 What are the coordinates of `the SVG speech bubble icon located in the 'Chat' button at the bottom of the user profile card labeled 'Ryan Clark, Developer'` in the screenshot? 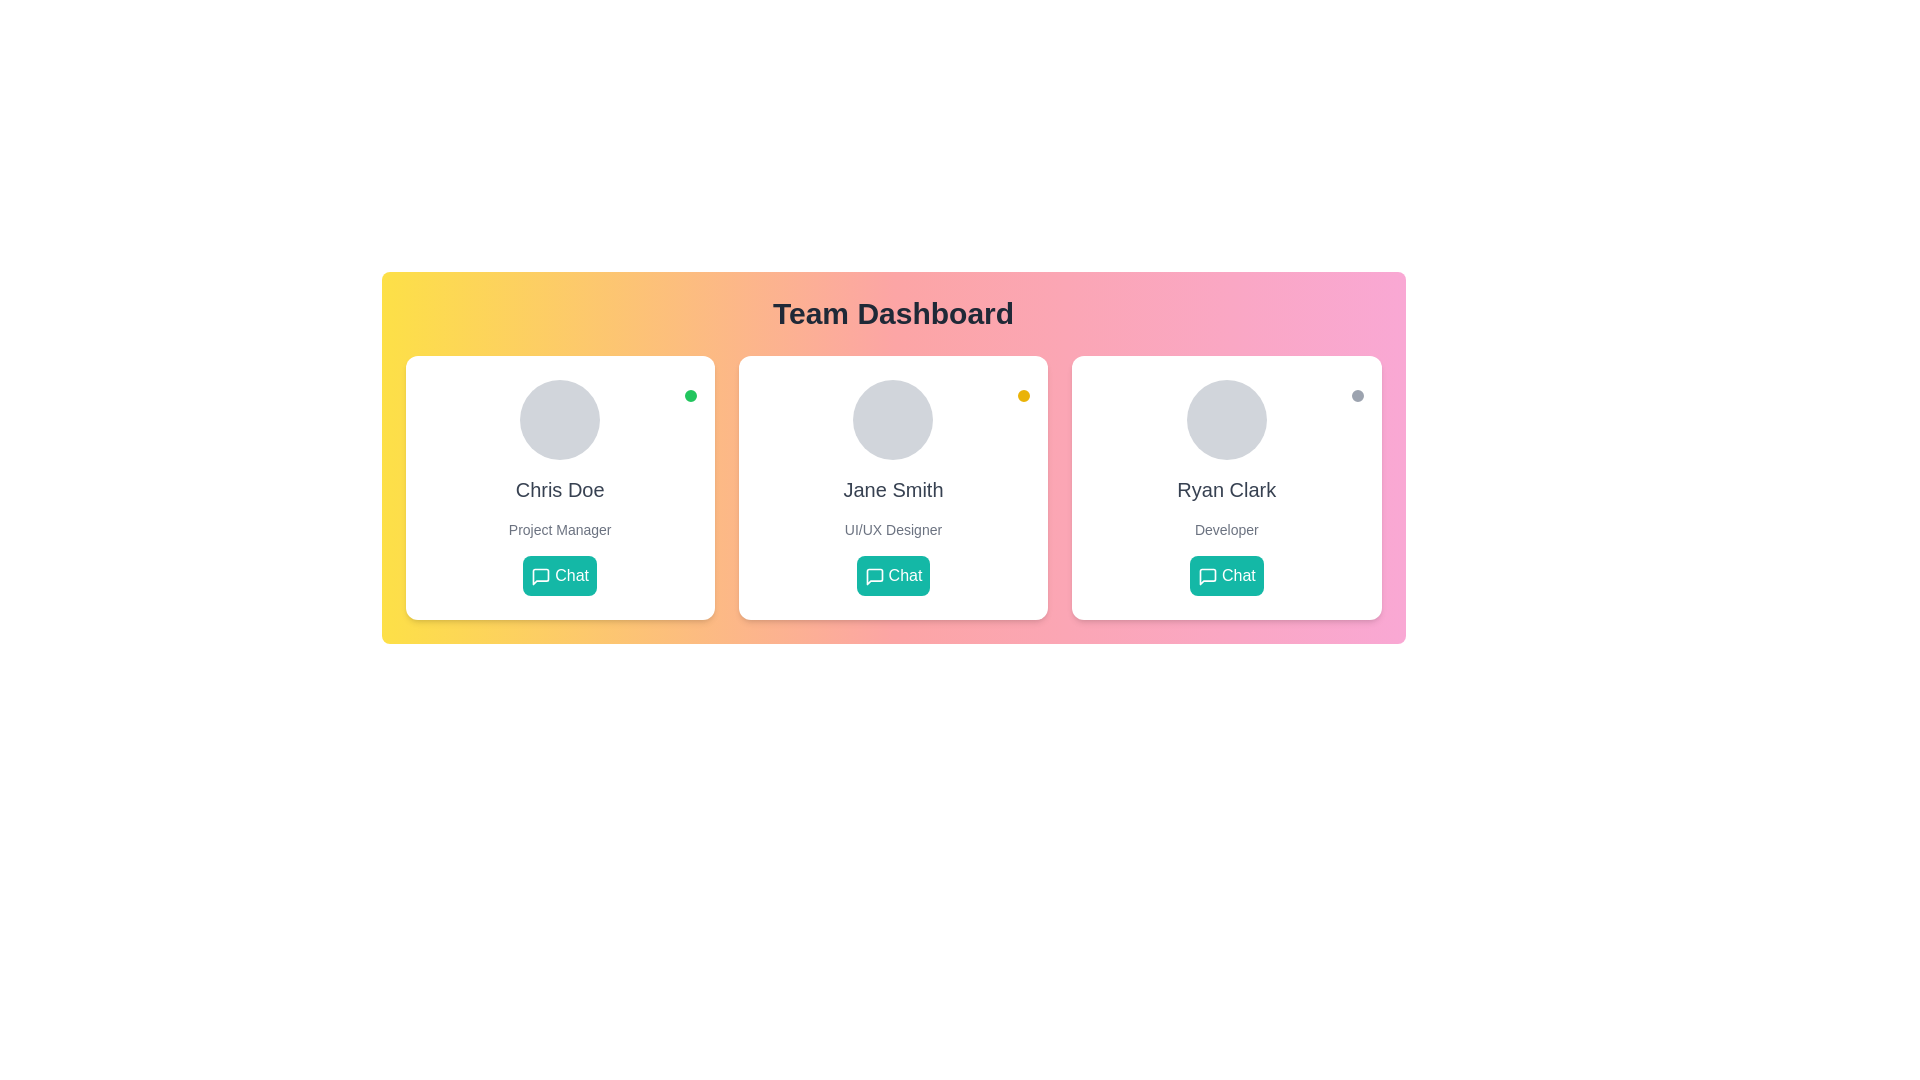 It's located at (1206, 576).